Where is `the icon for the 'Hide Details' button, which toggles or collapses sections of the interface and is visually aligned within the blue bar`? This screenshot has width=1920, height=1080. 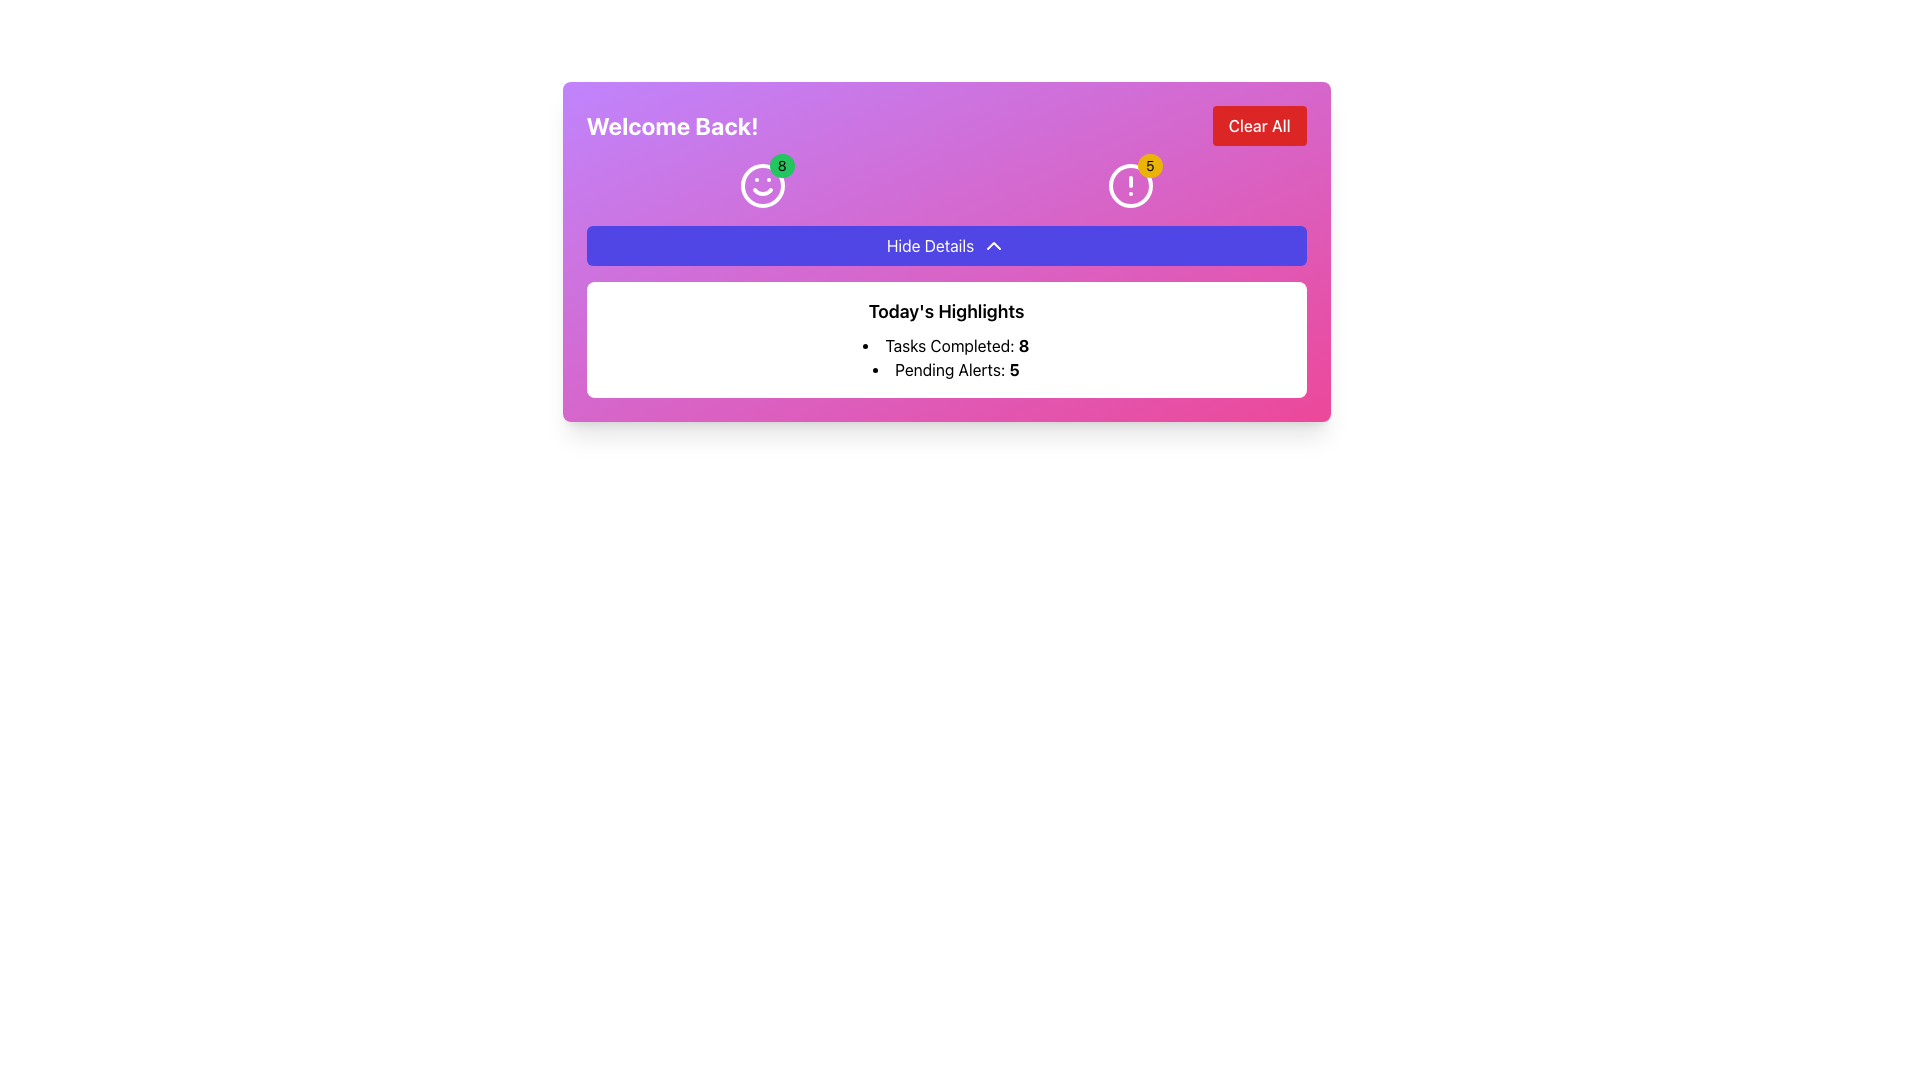 the icon for the 'Hide Details' button, which toggles or collapses sections of the interface and is visually aligned within the blue bar is located at coordinates (994, 245).